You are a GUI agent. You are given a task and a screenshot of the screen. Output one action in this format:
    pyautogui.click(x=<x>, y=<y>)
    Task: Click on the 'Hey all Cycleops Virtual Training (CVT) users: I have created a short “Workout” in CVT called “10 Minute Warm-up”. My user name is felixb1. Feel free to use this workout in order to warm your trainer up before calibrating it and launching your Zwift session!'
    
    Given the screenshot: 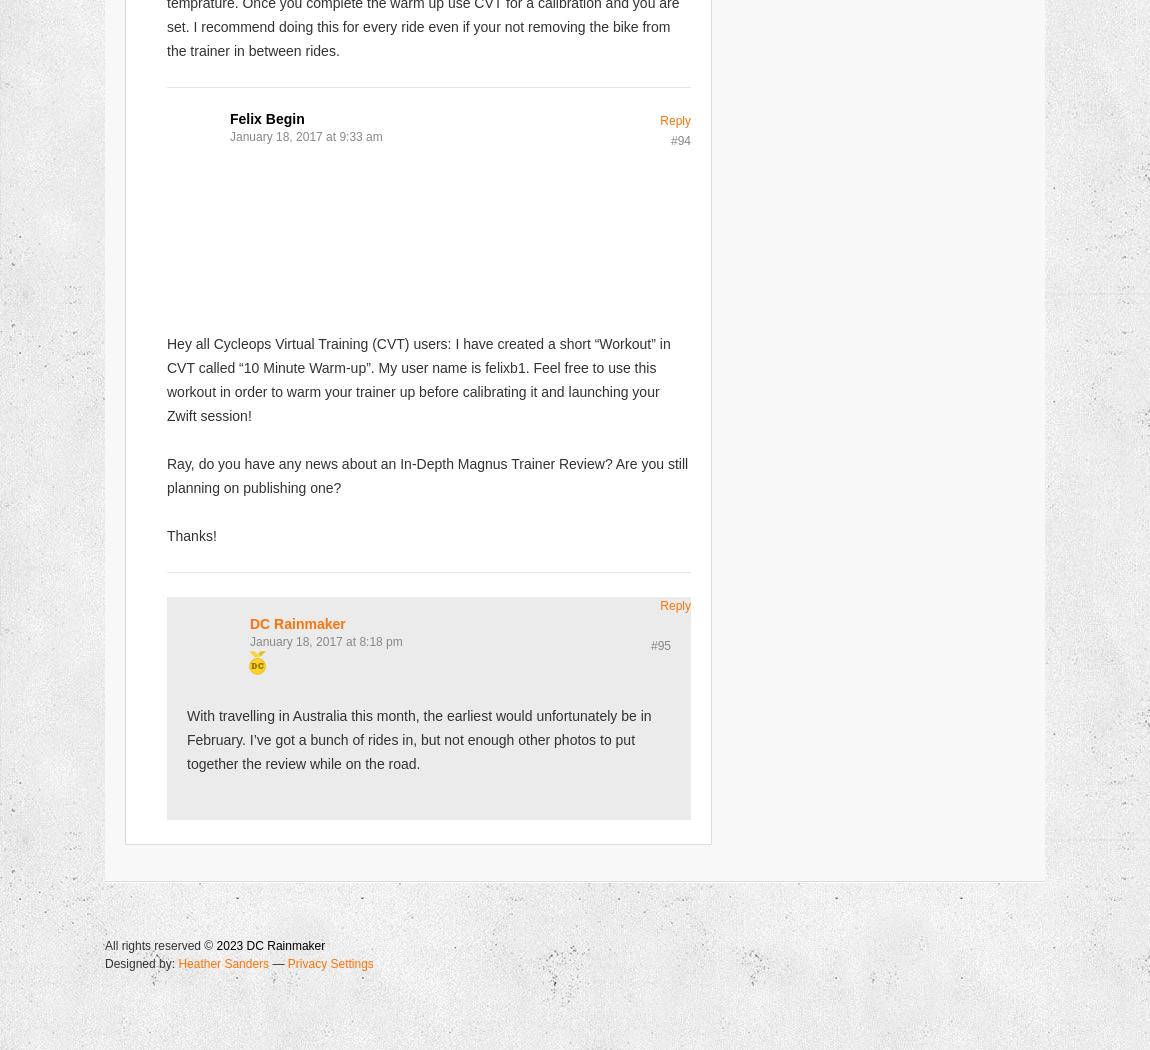 What is the action you would take?
    pyautogui.click(x=165, y=379)
    